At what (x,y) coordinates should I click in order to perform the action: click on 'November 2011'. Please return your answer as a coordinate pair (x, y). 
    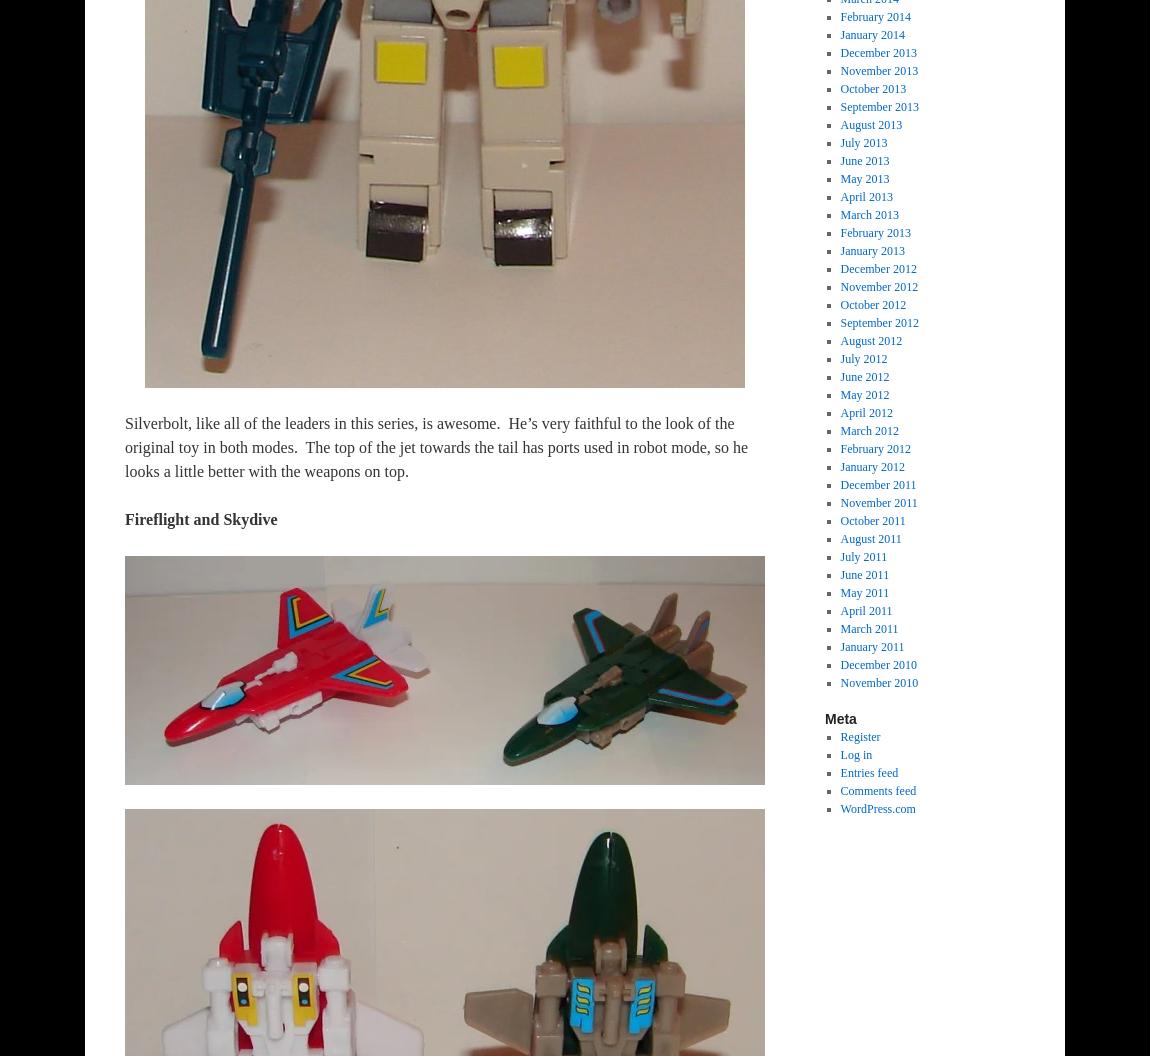
    Looking at the image, I should click on (878, 501).